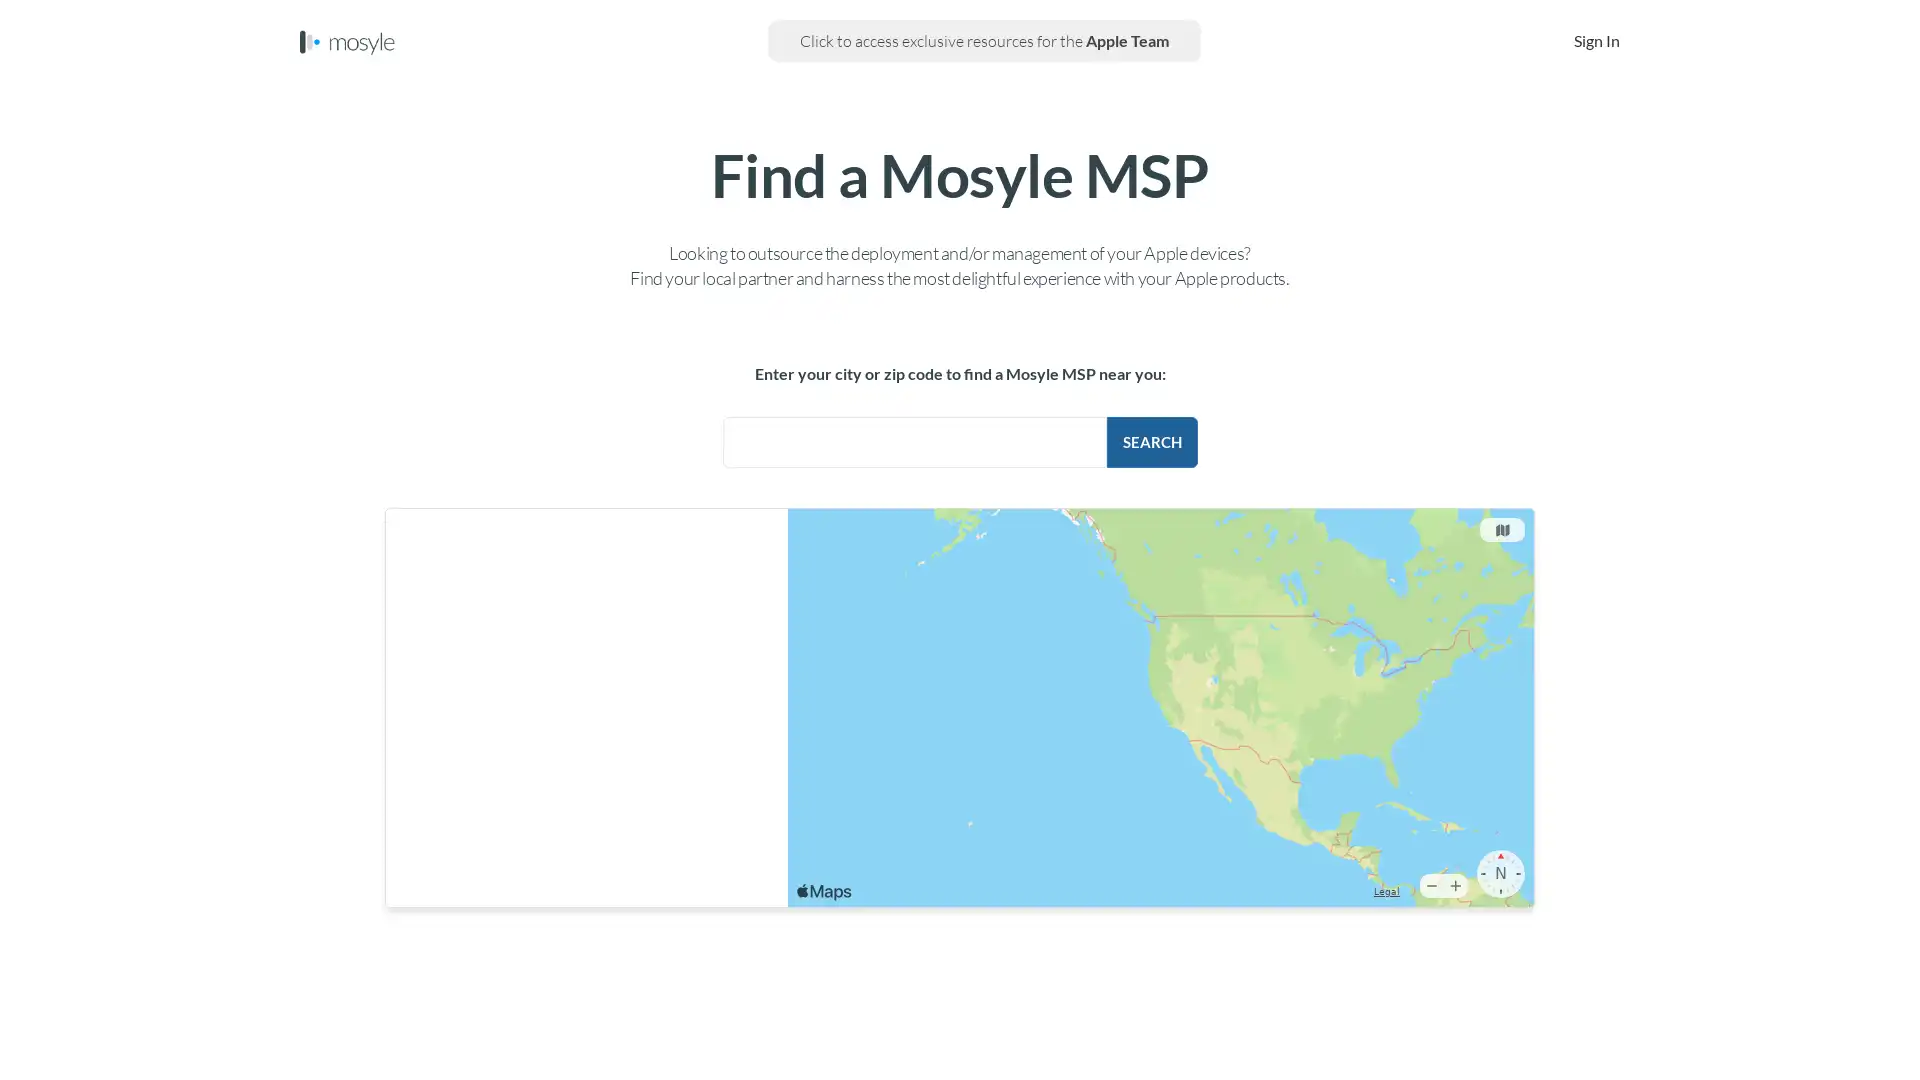 The height and width of the screenshot is (1080, 1920). Describe the element at coordinates (984, 41) in the screenshot. I see `Click to access exclusive resources for the Apple Team` at that location.